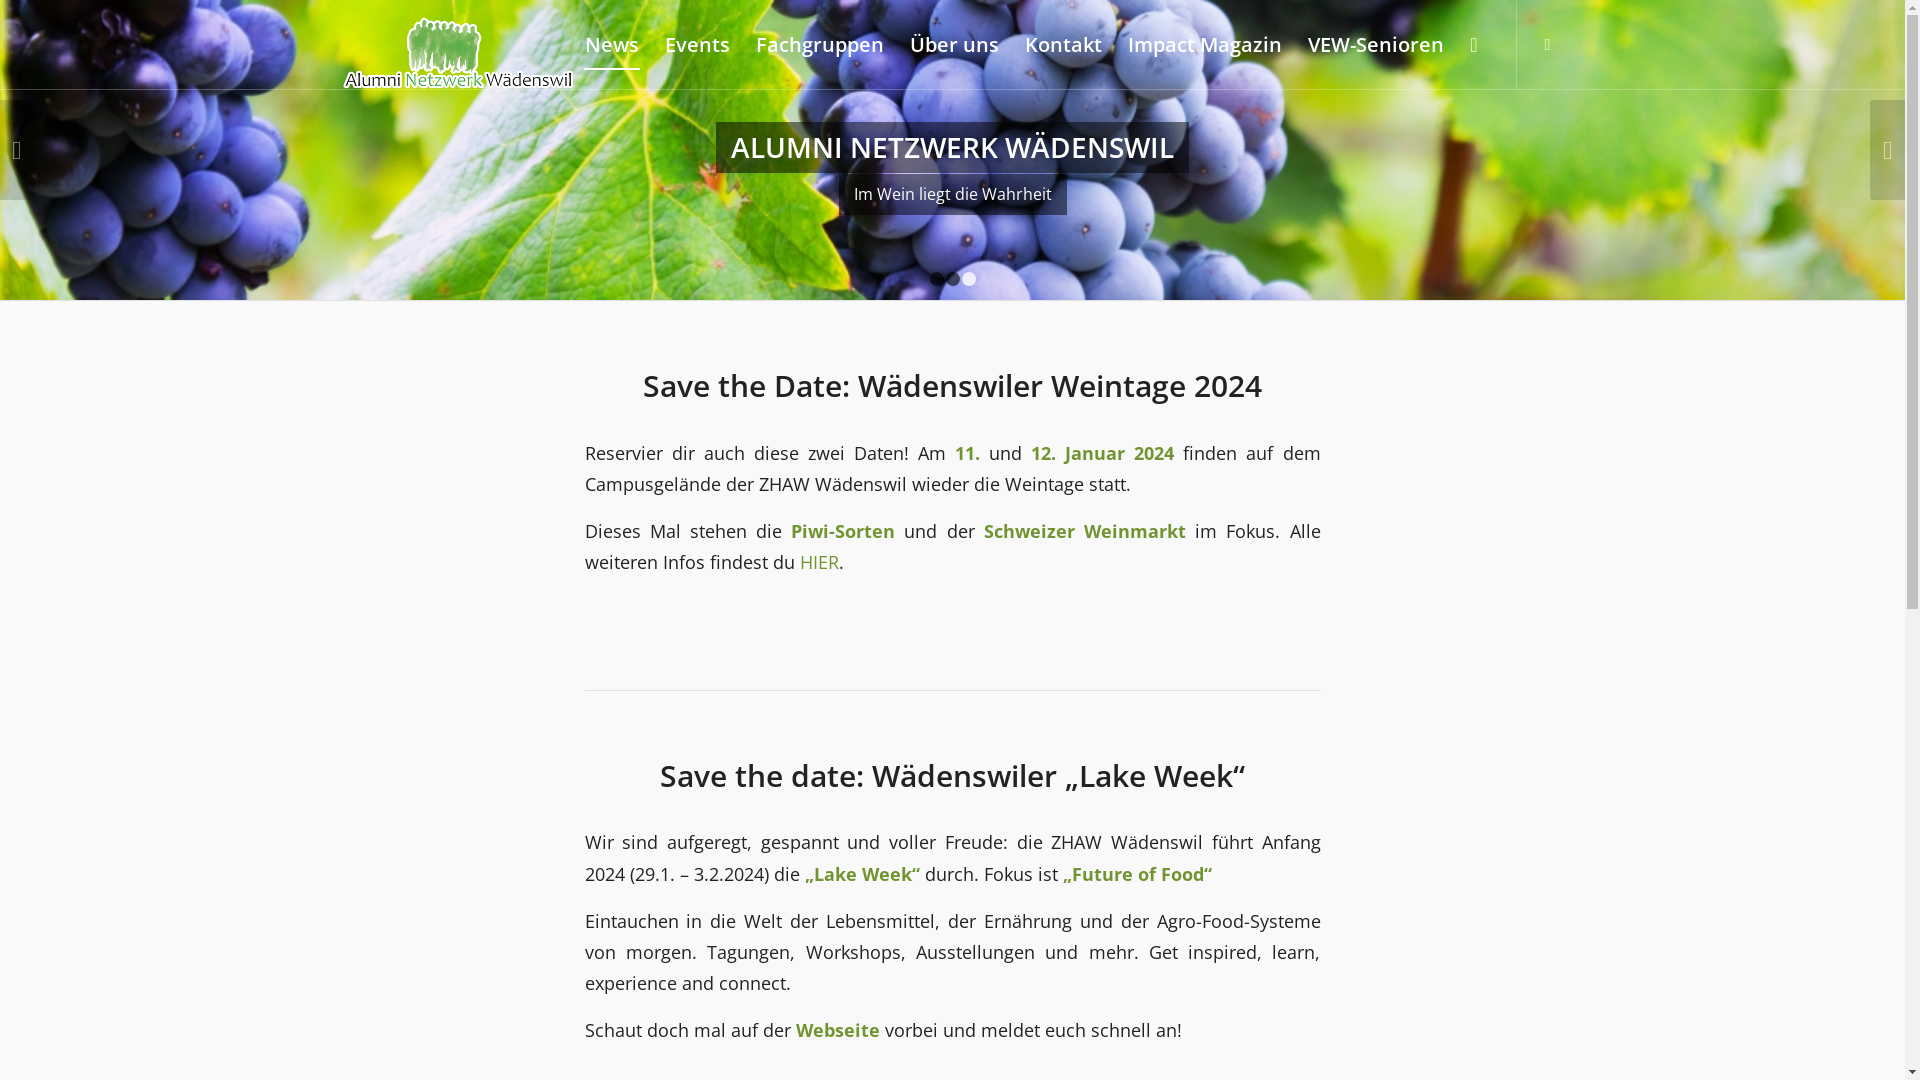  Describe the element at coordinates (1062, 45) in the screenshot. I see `'Kontakt'` at that location.